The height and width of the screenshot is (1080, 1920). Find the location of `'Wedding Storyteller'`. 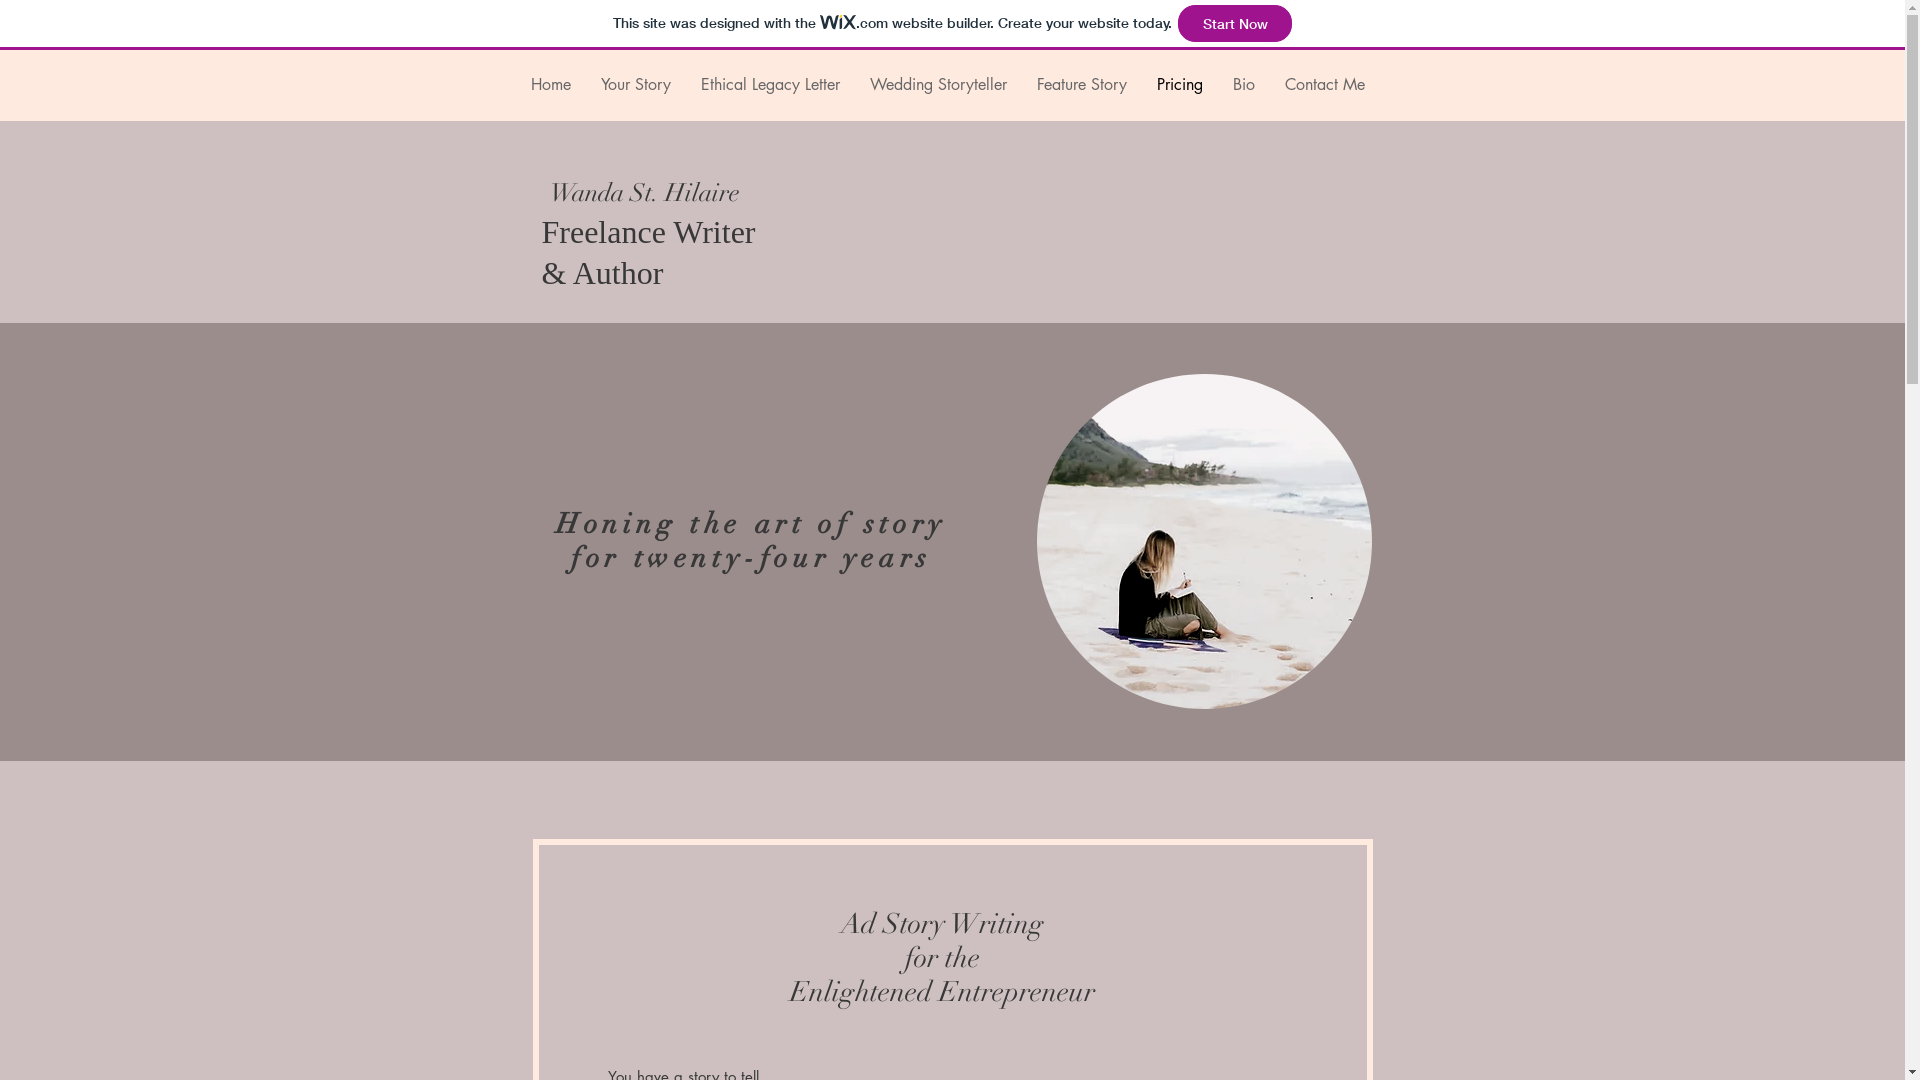

'Wedding Storyteller' is located at coordinates (854, 83).